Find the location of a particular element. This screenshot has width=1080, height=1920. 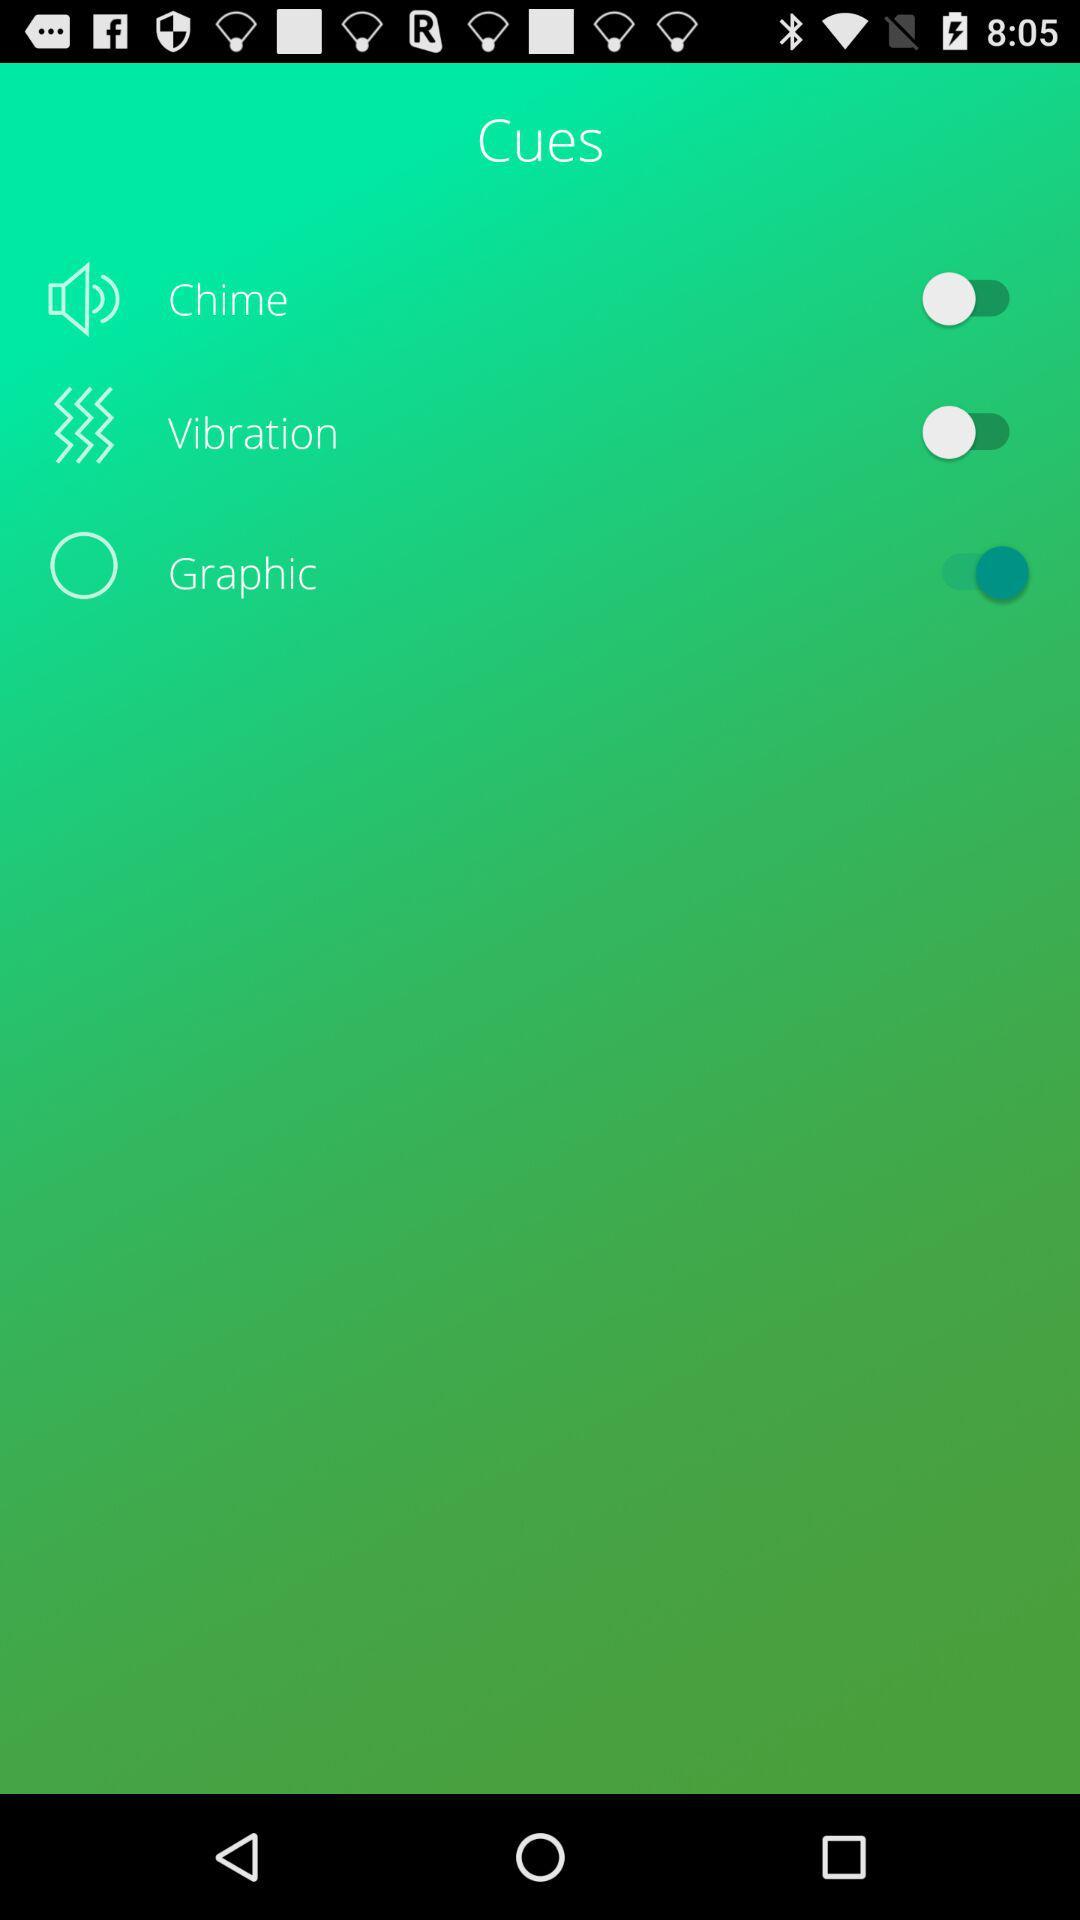

the item next to vibration item is located at coordinates (974, 431).